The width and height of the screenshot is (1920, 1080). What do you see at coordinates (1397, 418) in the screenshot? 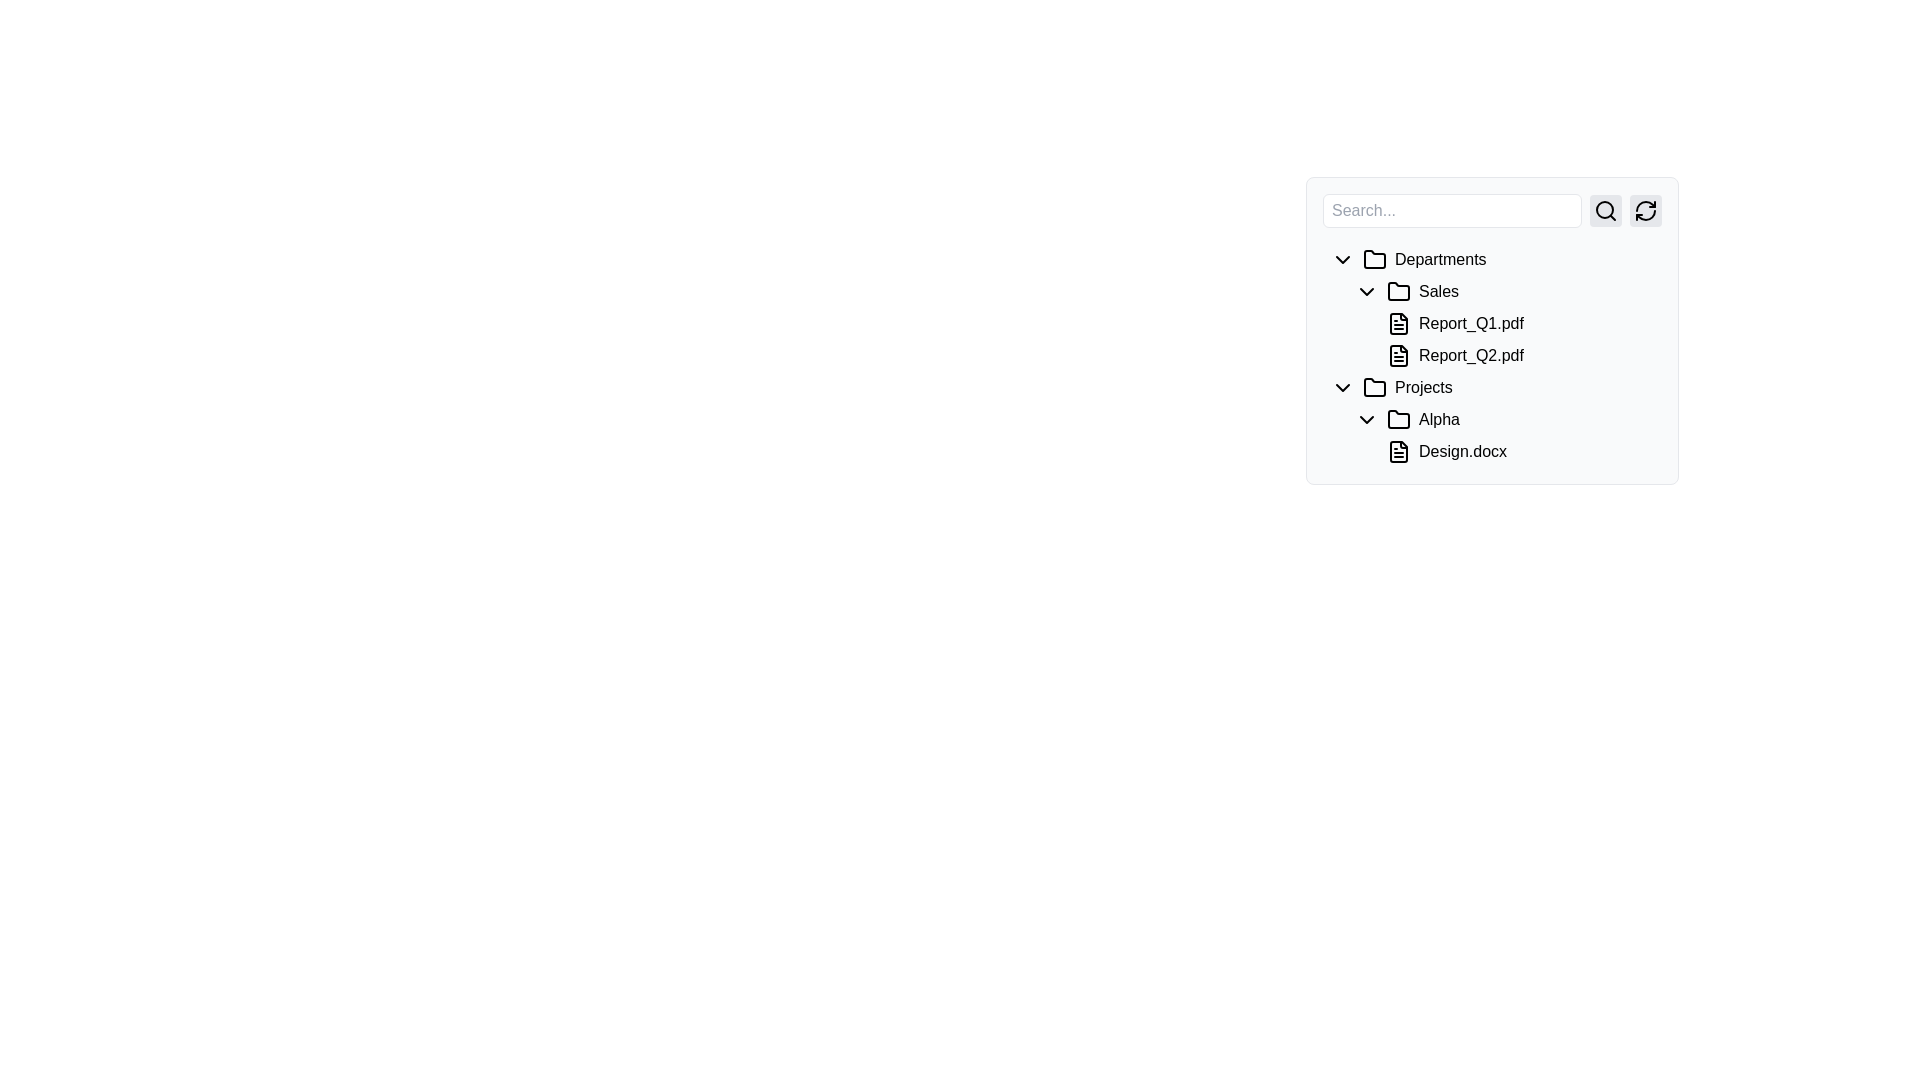
I see `the 'Alpha' folder icon located in the tree view under the 'Projects' category` at bounding box center [1397, 418].